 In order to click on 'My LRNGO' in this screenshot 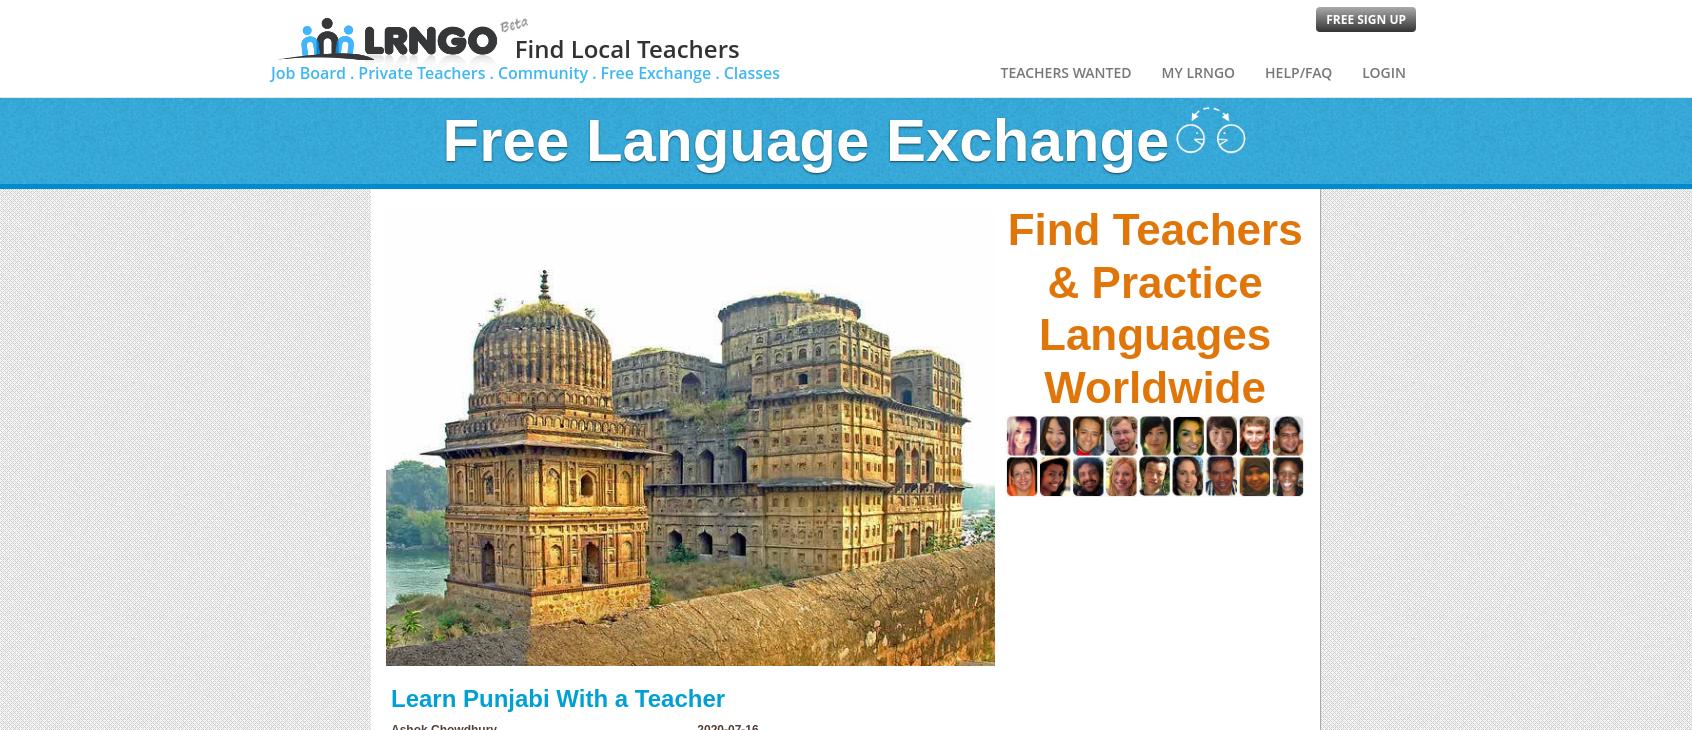, I will do `click(1196, 71)`.